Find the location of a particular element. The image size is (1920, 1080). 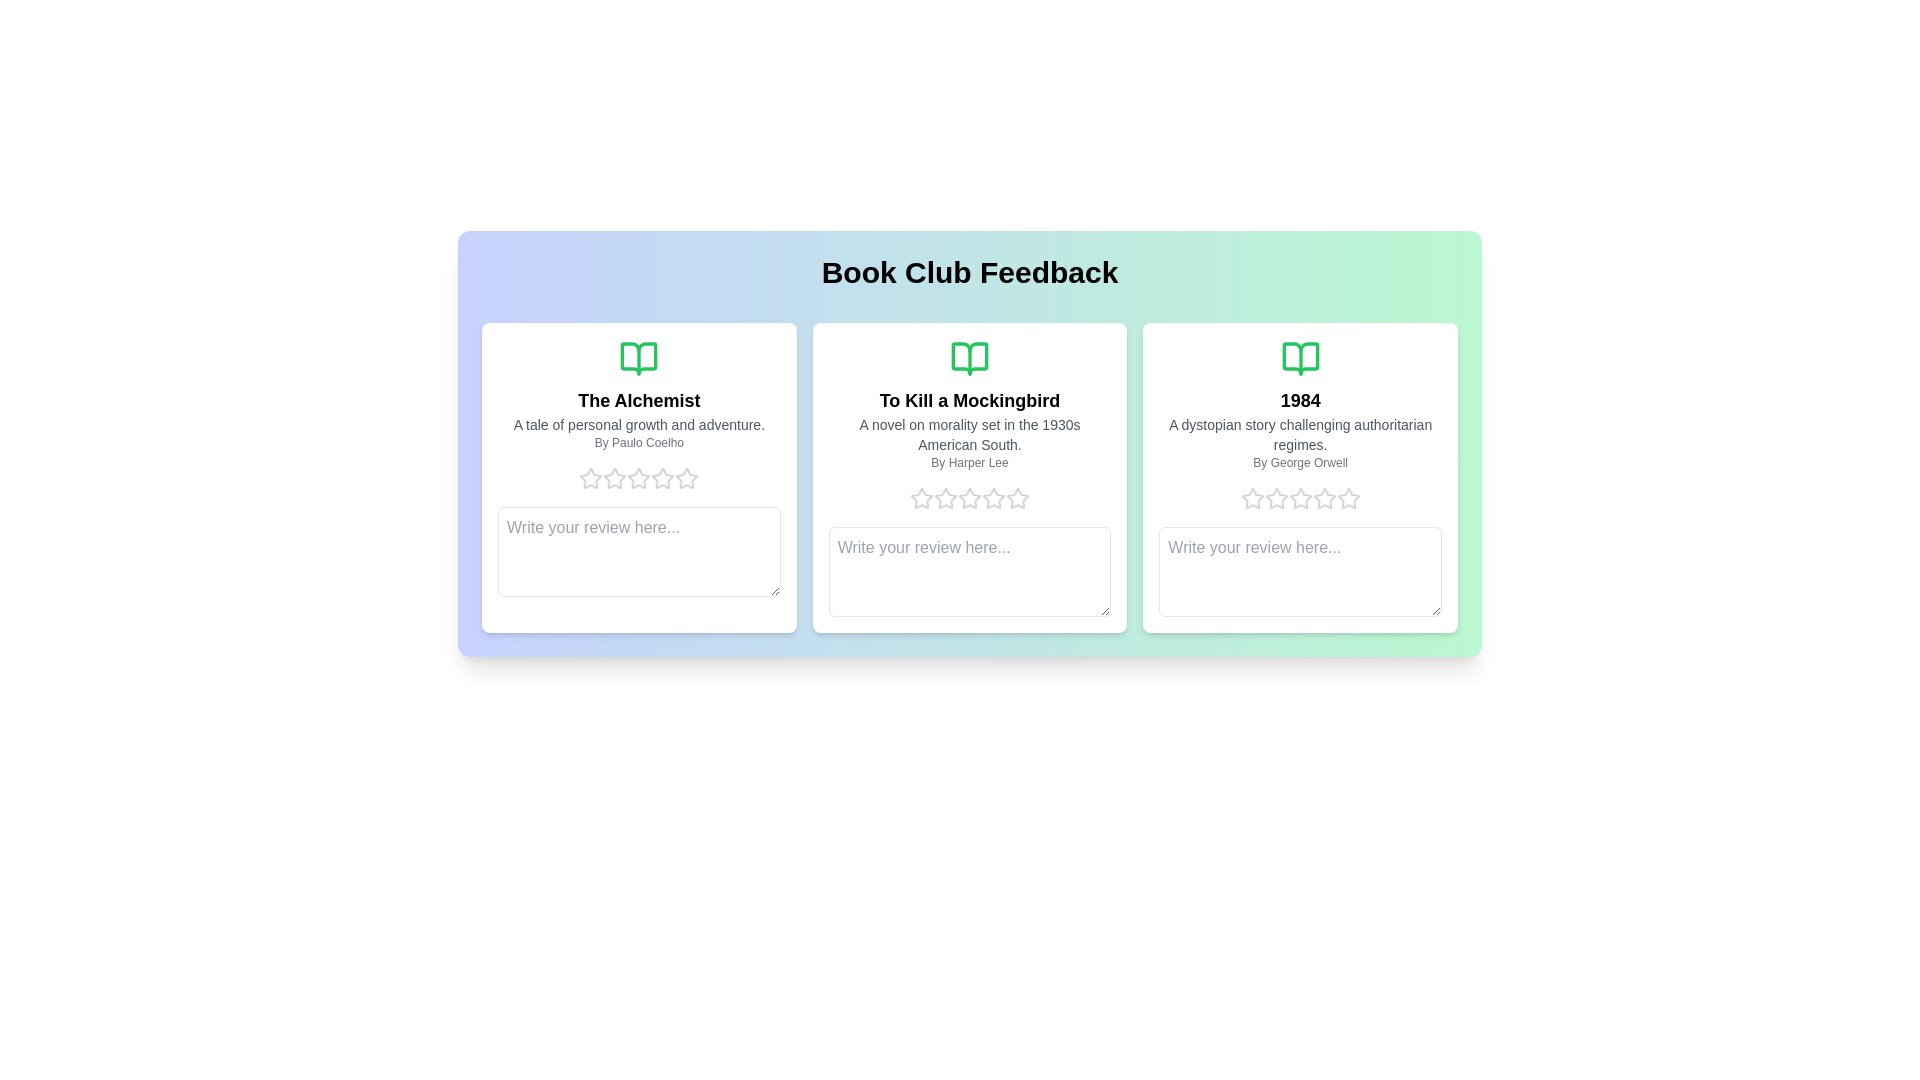

the static text snippet that reads 'A tale of personal growth and adventure.' which is styled in a small, gray font and positioned under the title 'The Alchemist' in the first card of three horizontally arranged cards is located at coordinates (638, 423).